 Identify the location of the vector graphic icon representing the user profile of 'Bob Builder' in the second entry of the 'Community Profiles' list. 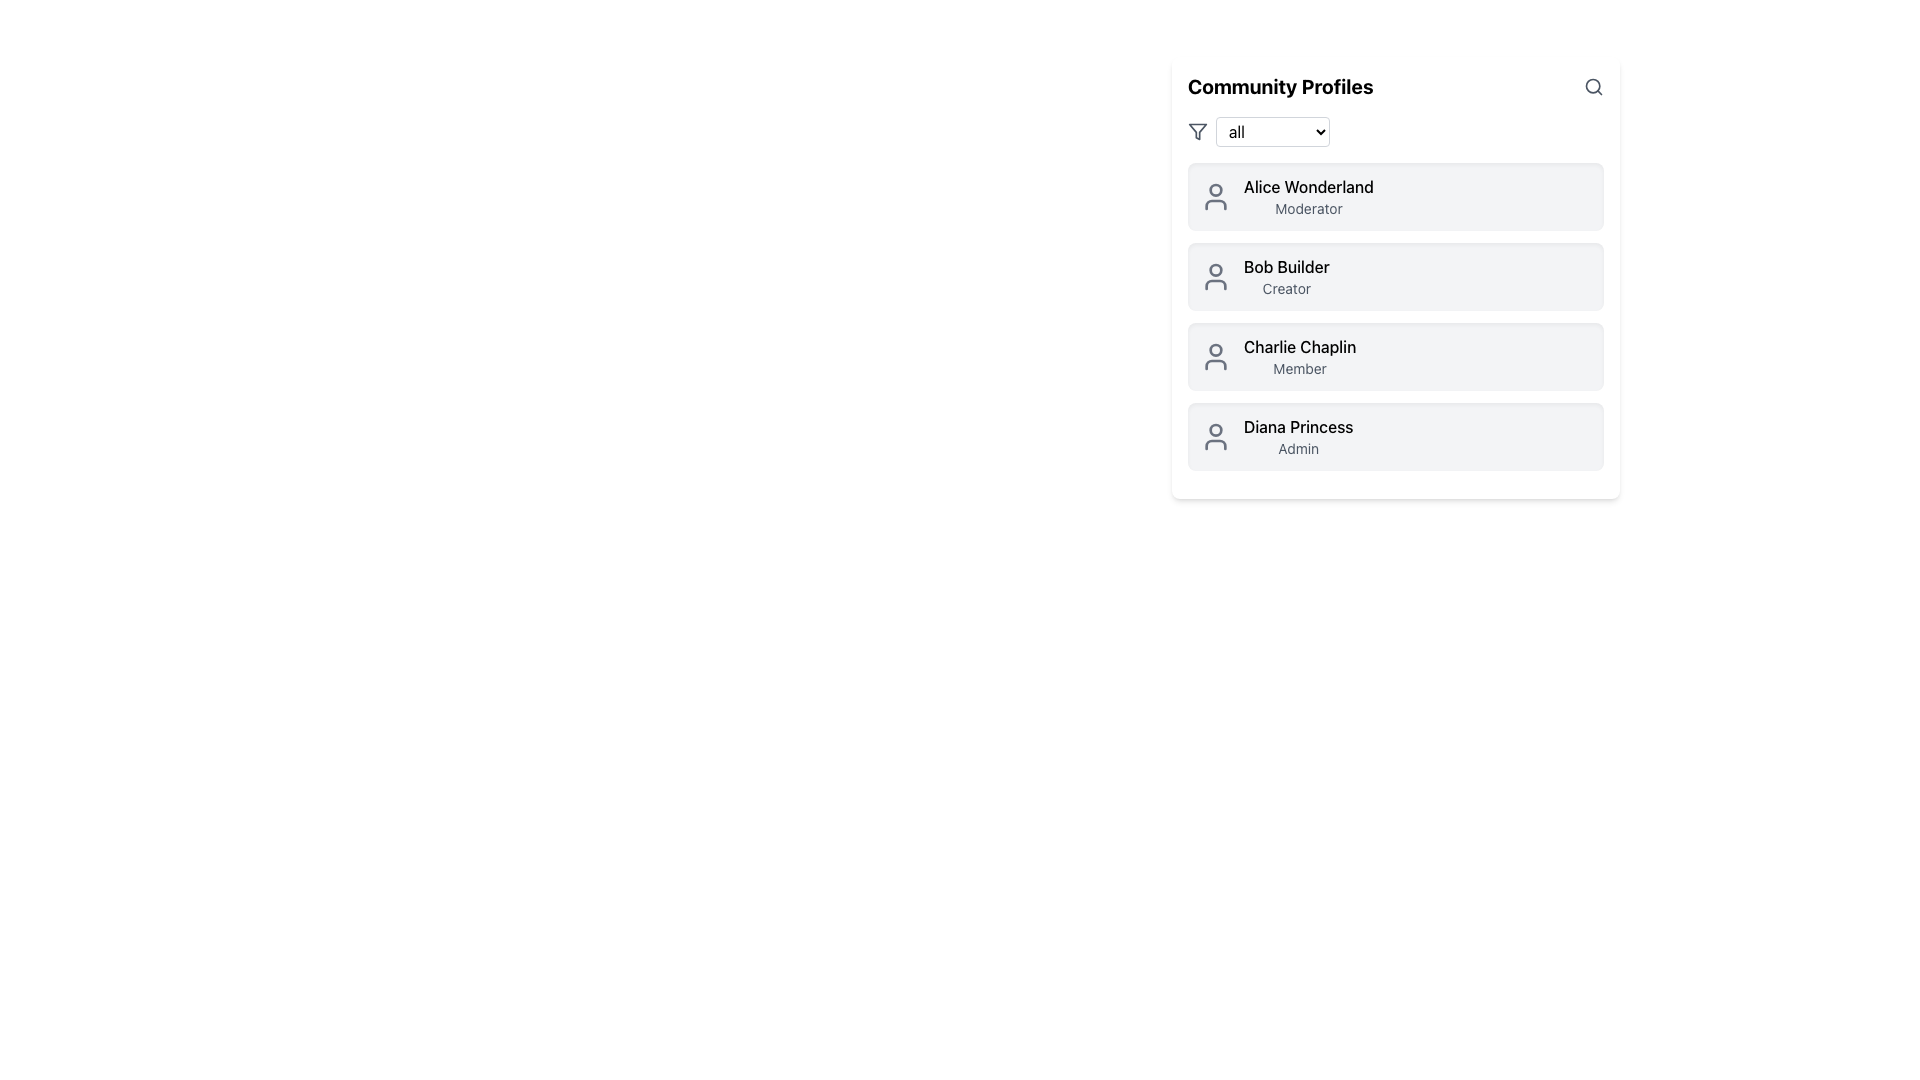
(1214, 277).